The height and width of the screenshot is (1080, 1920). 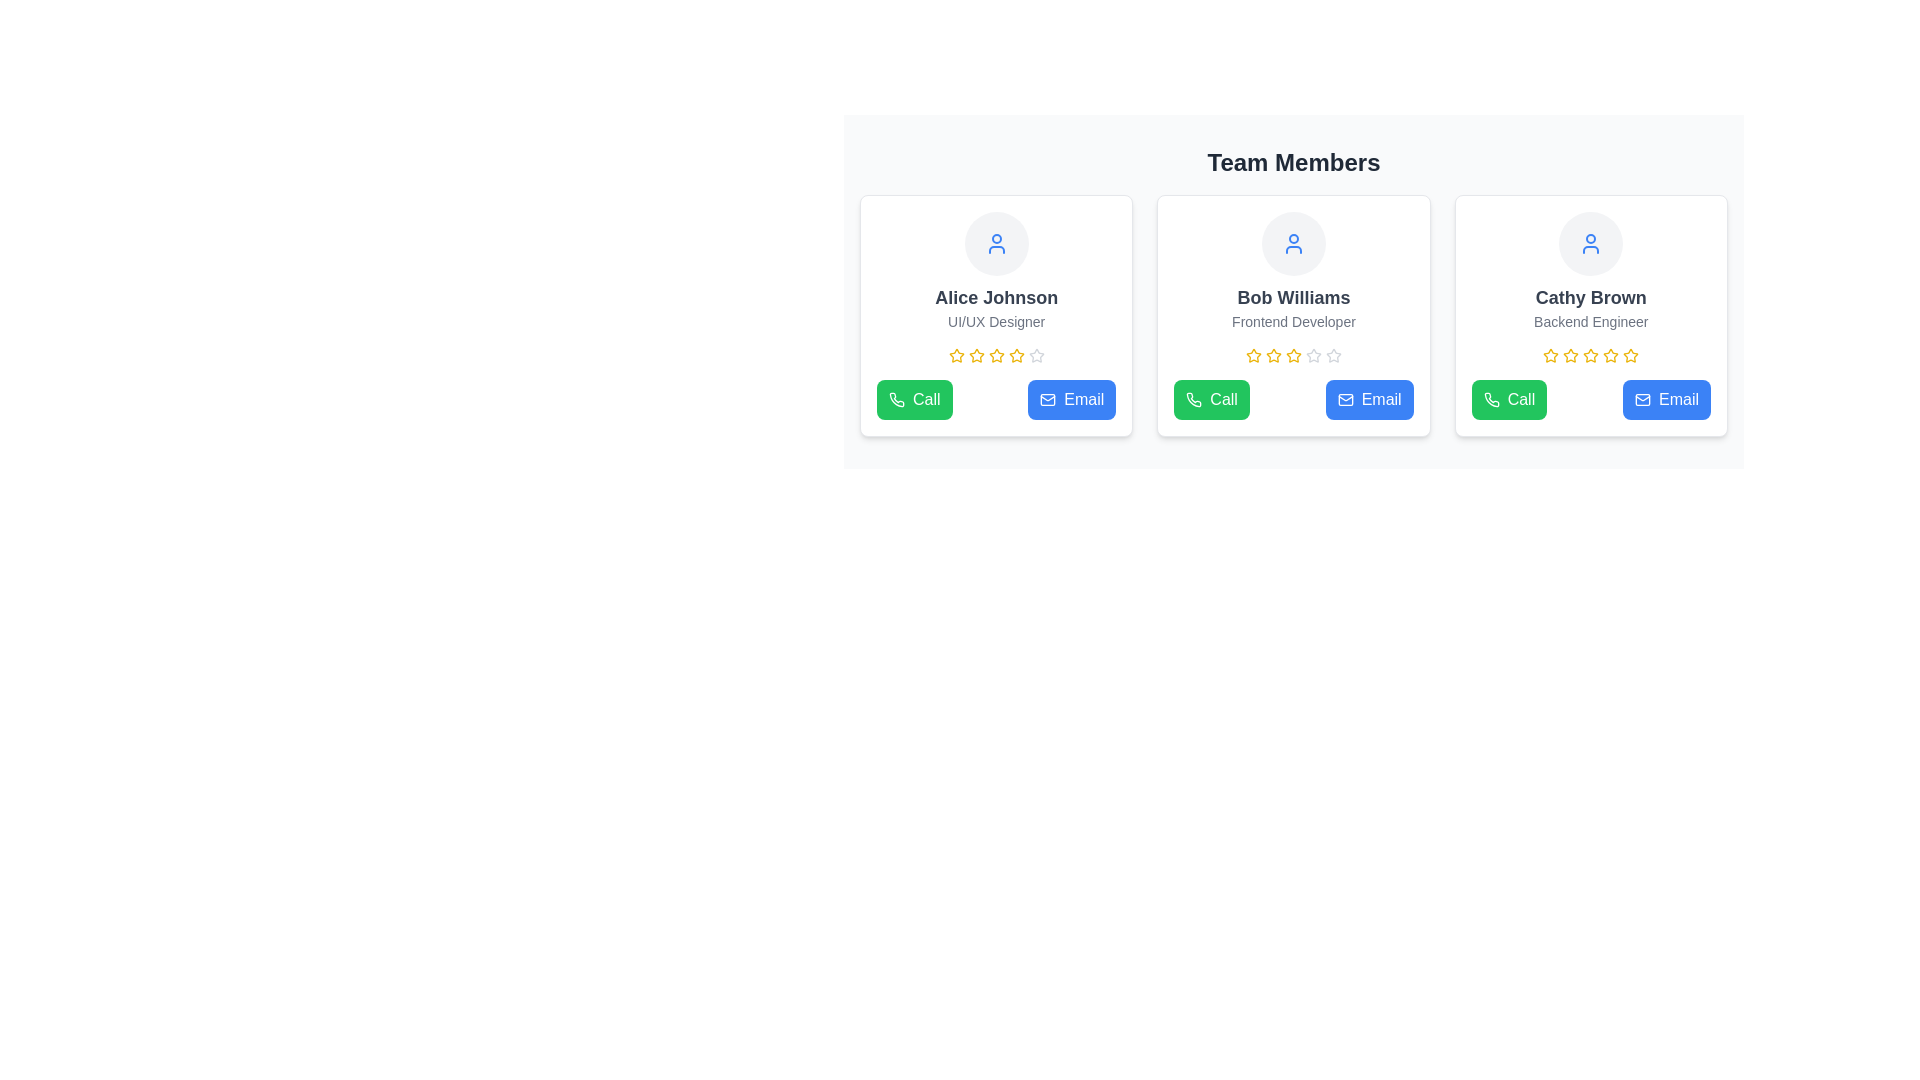 What do you see at coordinates (1047, 400) in the screenshot?
I see `the email icon within the 'Email' button located beneath Alice Johnson's profile` at bounding box center [1047, 400].